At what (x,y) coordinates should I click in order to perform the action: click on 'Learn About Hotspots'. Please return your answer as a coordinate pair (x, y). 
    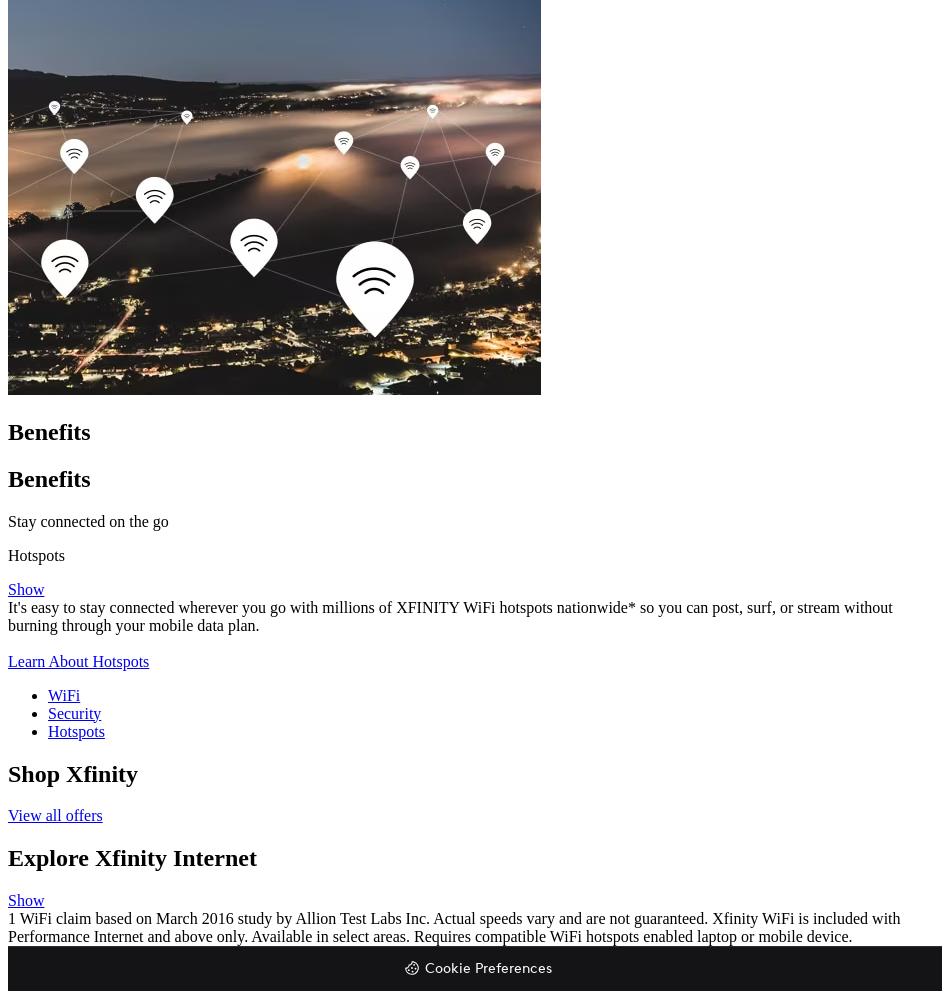
    Looking at the image, I should click on (7, 659).